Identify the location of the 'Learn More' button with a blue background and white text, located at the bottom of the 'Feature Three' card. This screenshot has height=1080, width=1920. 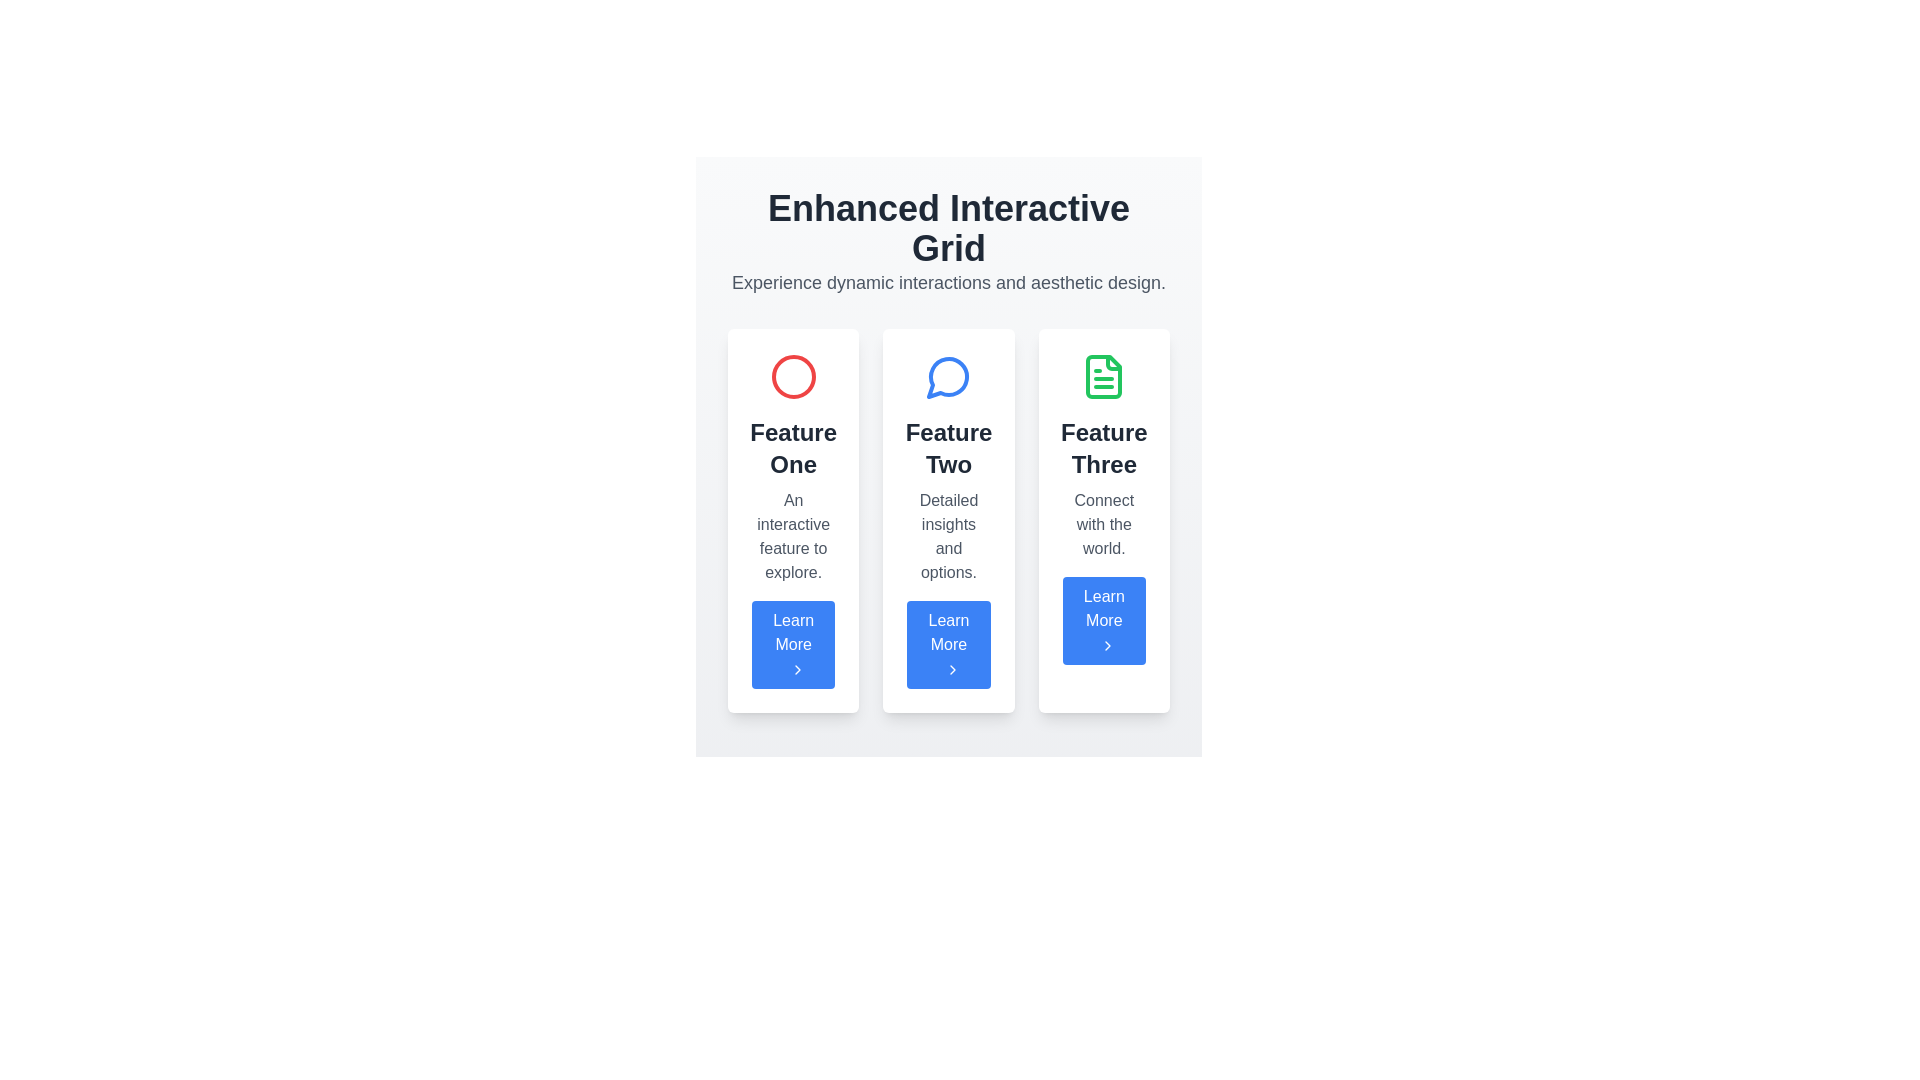
(1103, 620).